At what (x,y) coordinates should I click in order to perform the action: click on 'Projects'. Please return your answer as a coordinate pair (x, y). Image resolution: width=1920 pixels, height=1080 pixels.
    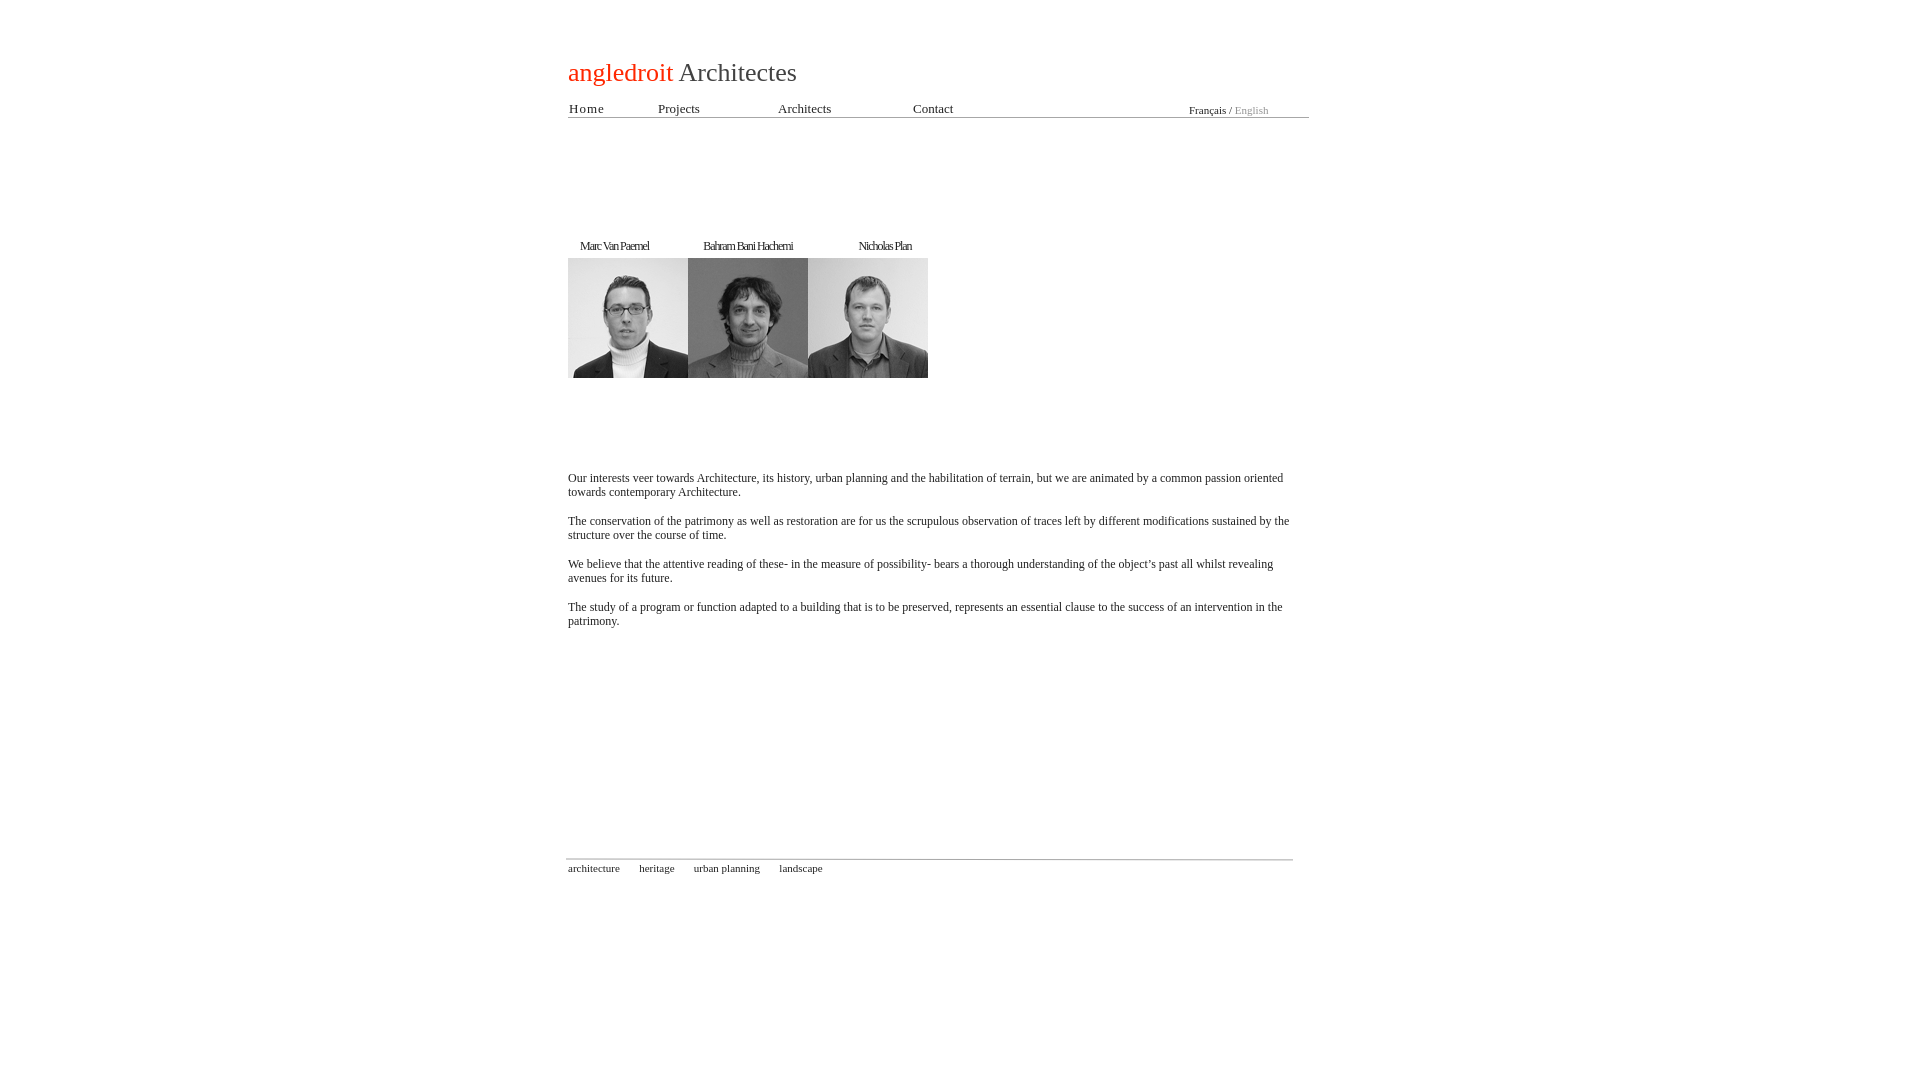
    Looking at the image, I should click on (678, 108).